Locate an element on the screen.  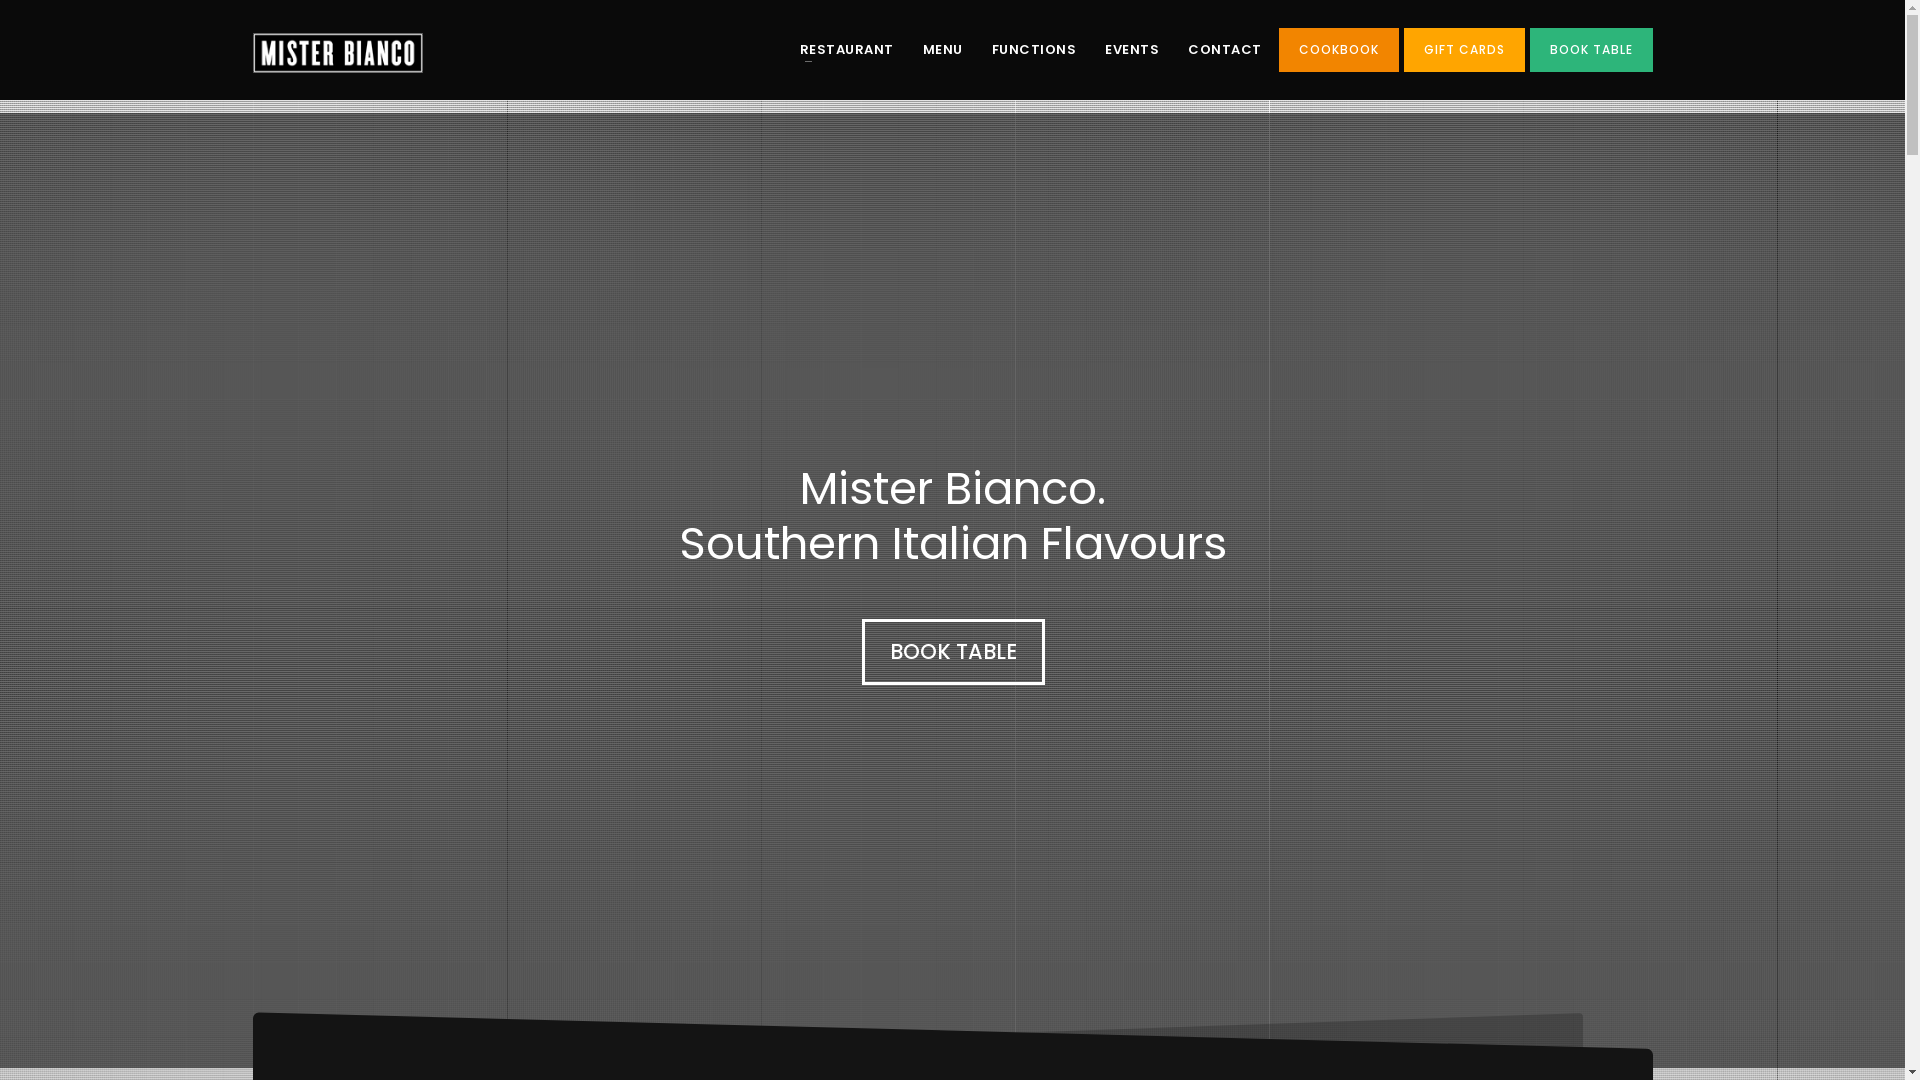
'FUNCTIONS' is located at coordinates (1034, 49).